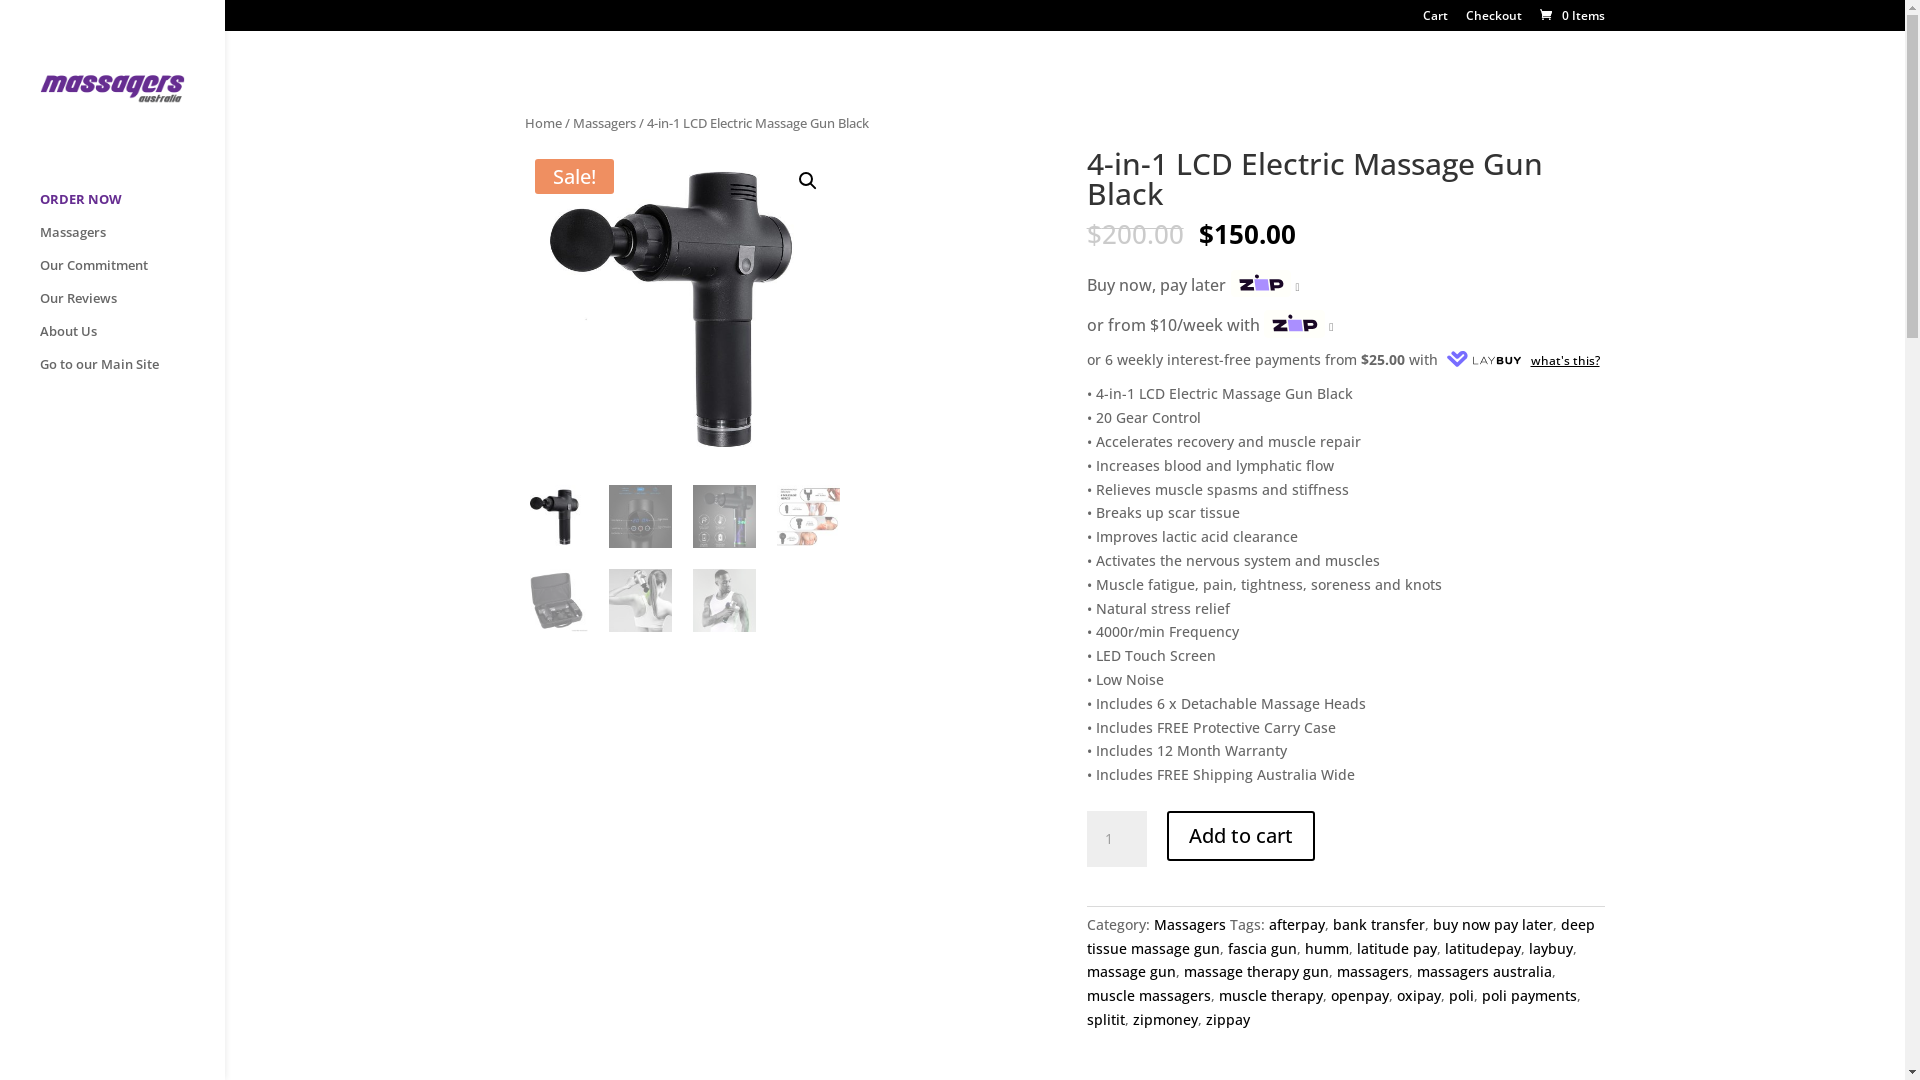 This screenshot has width=1920, height=1080. What do you see at coordinates (571, 123) in the screenshot?
I see `'Massagers'` at bounding box center [571, 123].